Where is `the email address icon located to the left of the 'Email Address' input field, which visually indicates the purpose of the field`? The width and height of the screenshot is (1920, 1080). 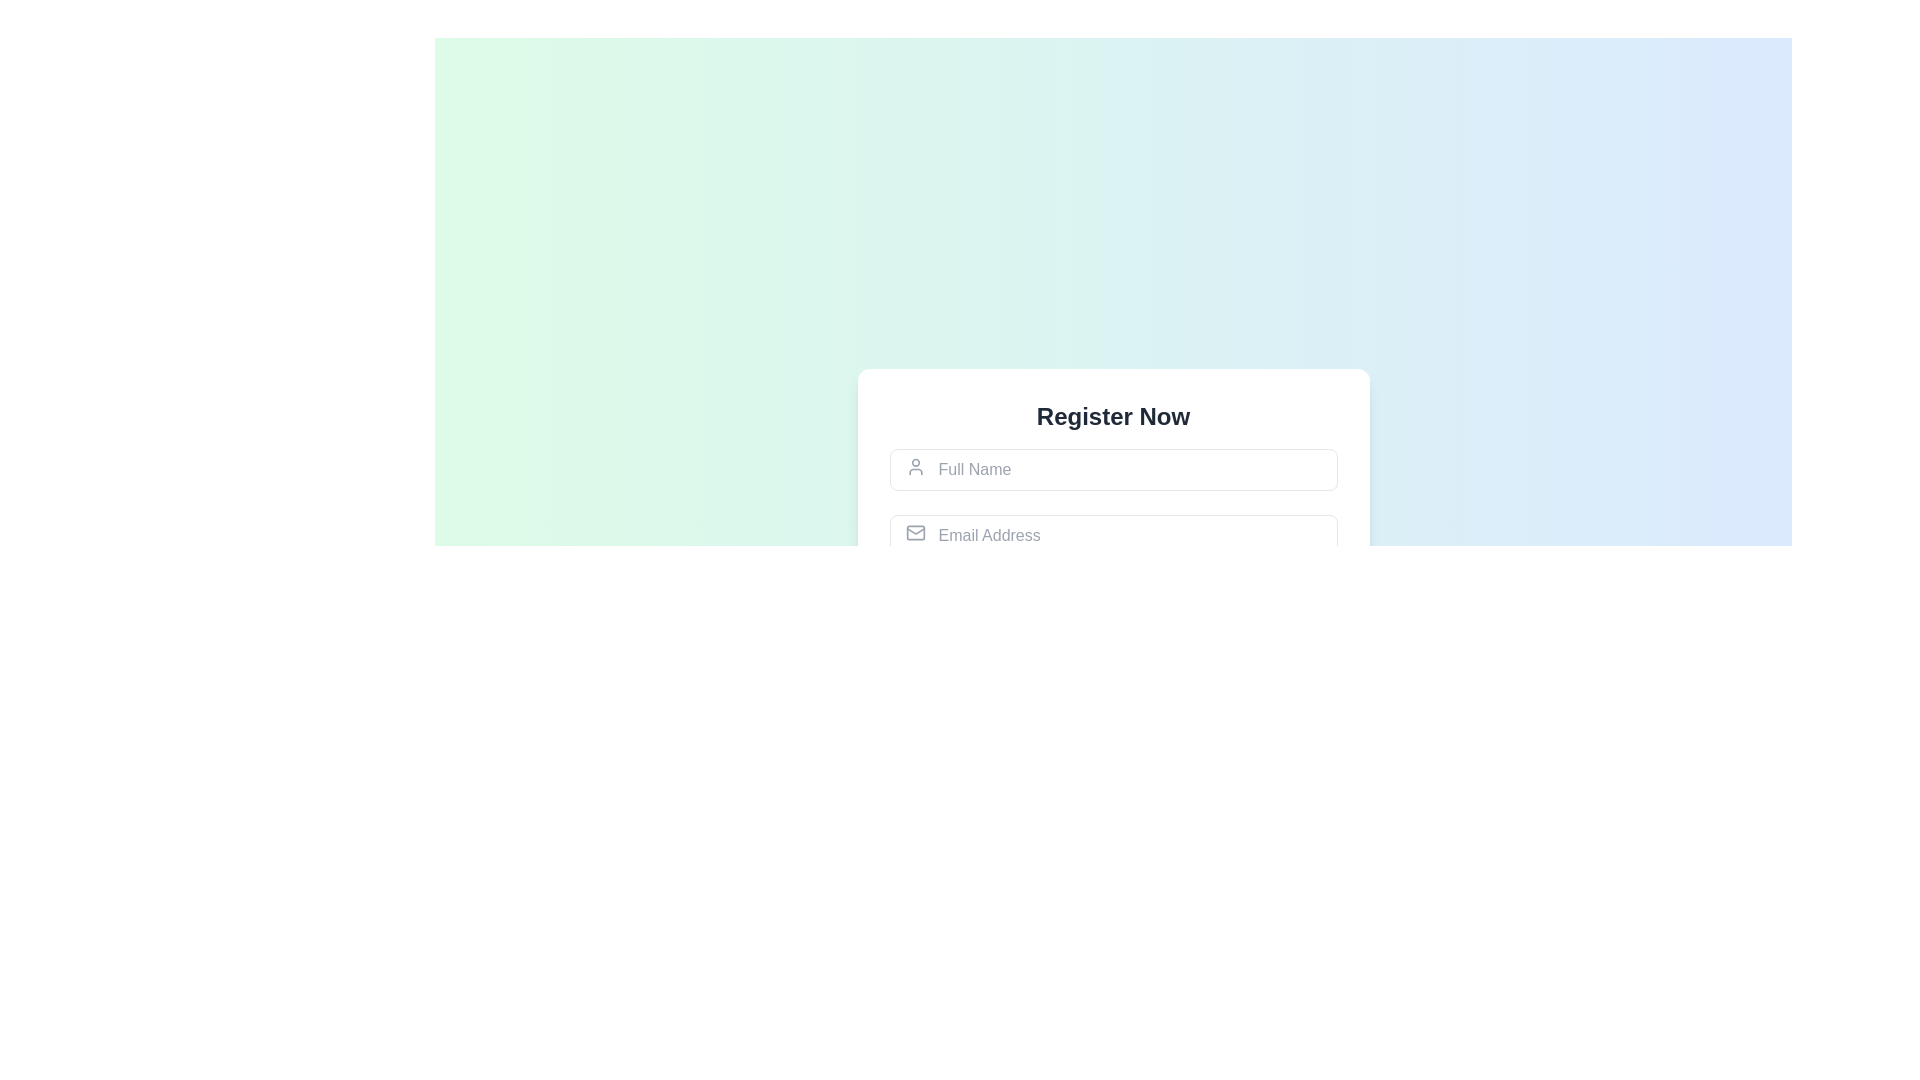
the email address icon located to the left of the 'Email Address' input field, which visually indicates the purpose of the field is located at coordinates (914, 531).